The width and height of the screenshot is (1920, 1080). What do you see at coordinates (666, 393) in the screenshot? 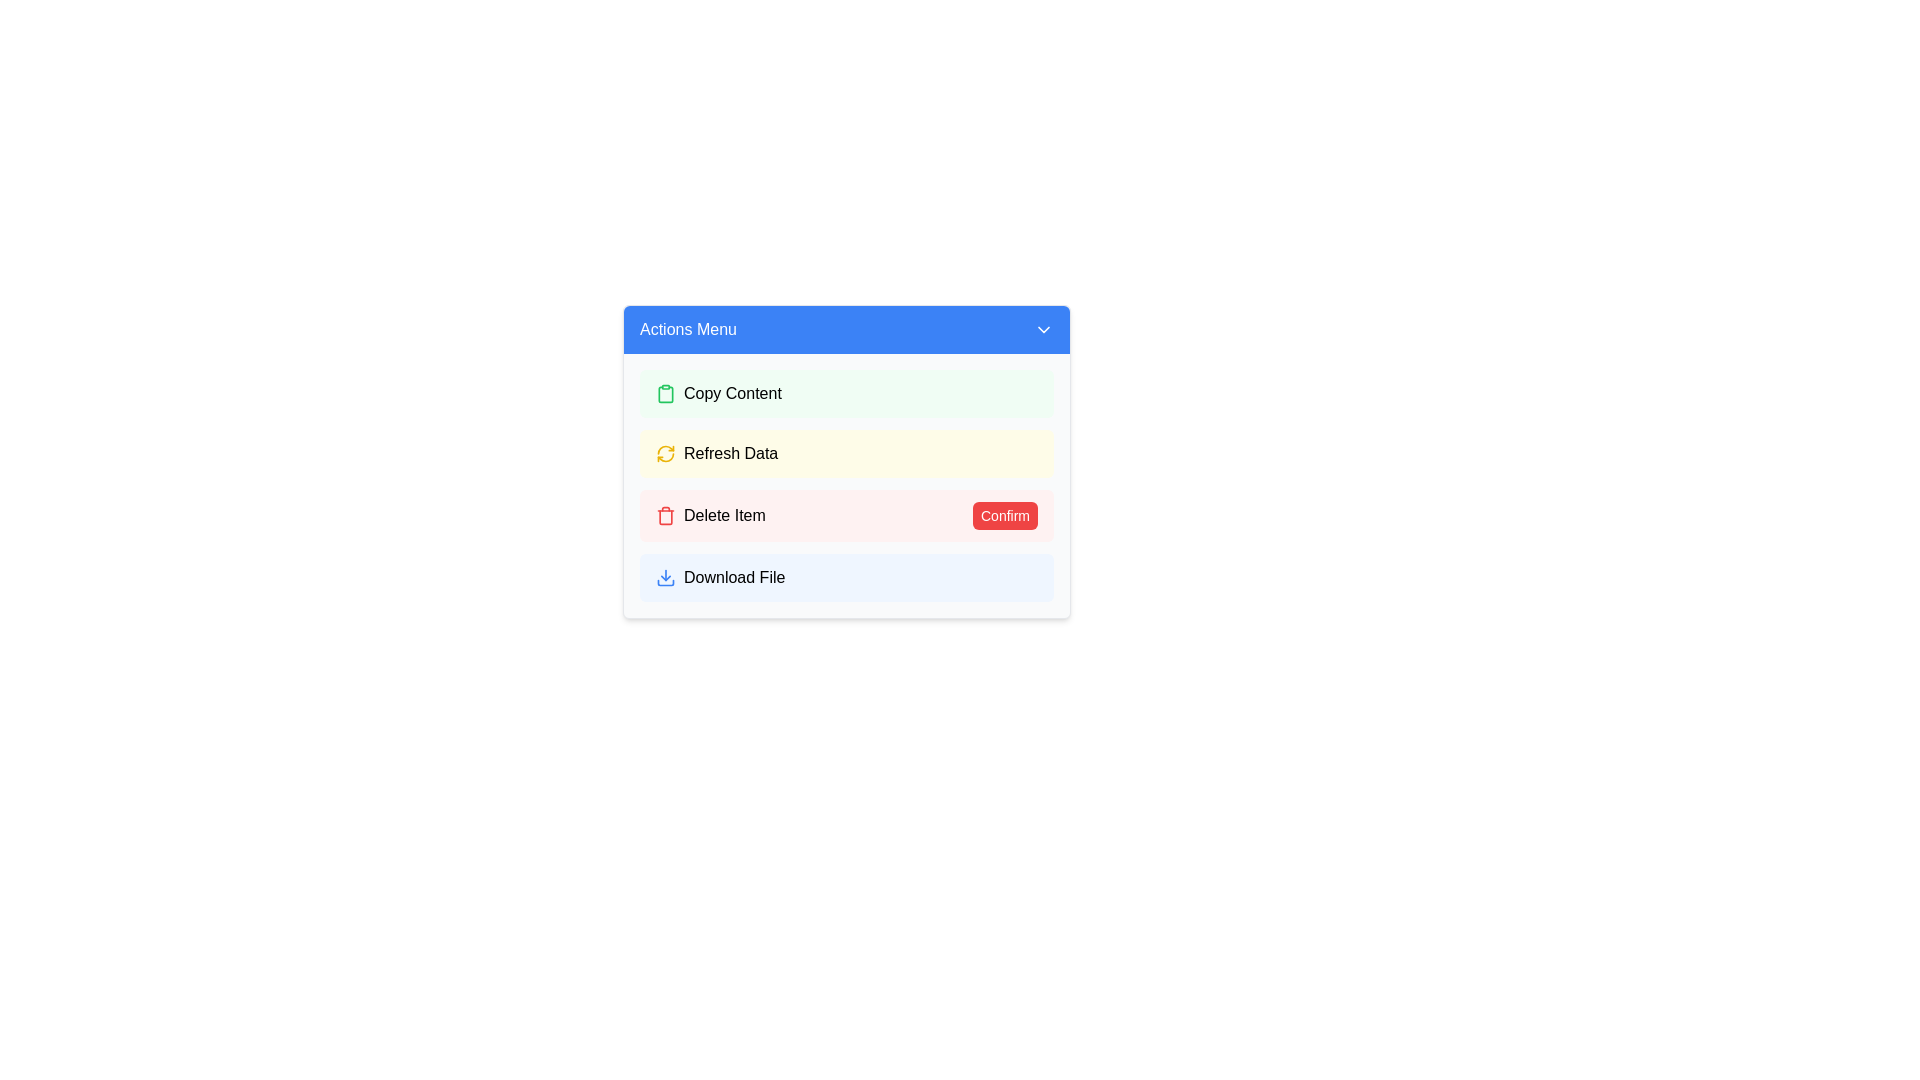
I see `the green clipboard icon located to the left of the 'Copy Content' menu item in the 'Actions Menu'` at bounding box center [666, 393].